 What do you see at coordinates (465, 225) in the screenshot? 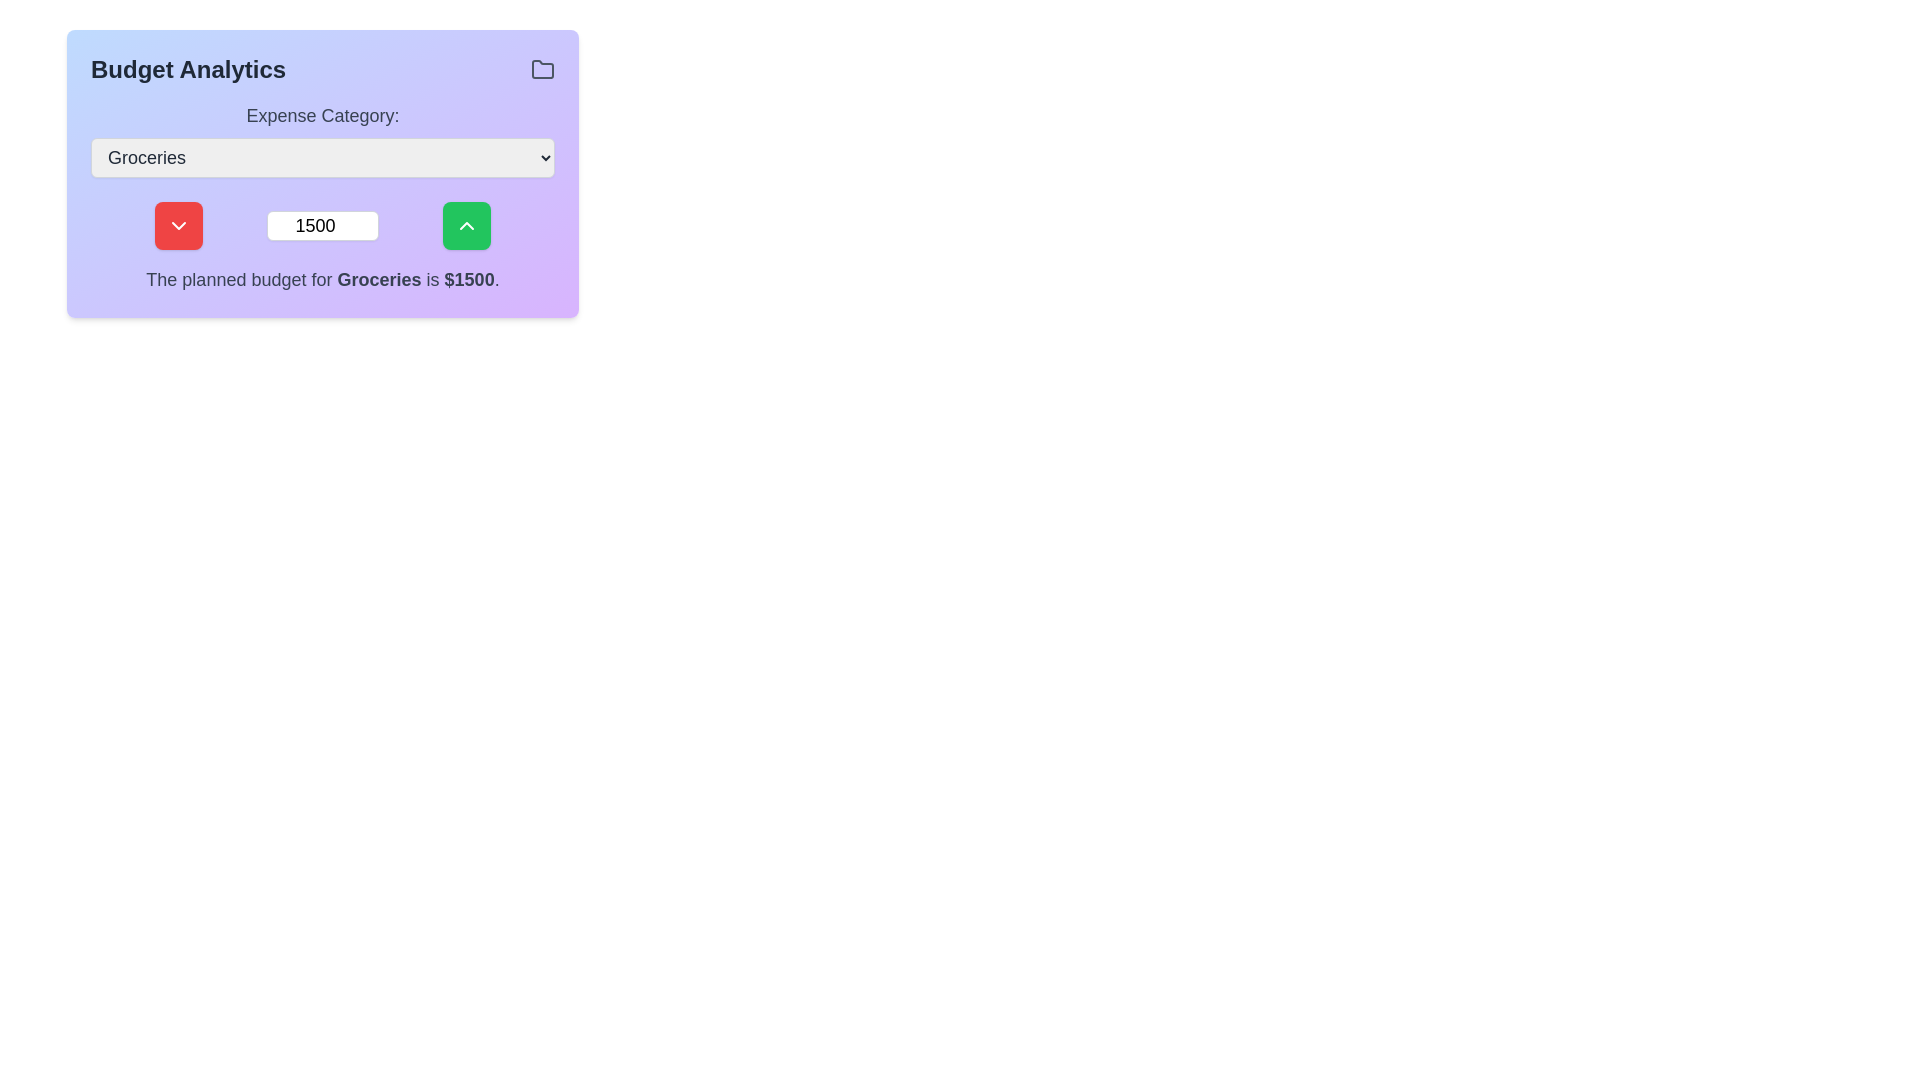
I see `the chevron-shaped upward arrow button with a thin white outline and green rounded rectangular background, located to the right of the numerical input field` at bounding box center [465, 225].